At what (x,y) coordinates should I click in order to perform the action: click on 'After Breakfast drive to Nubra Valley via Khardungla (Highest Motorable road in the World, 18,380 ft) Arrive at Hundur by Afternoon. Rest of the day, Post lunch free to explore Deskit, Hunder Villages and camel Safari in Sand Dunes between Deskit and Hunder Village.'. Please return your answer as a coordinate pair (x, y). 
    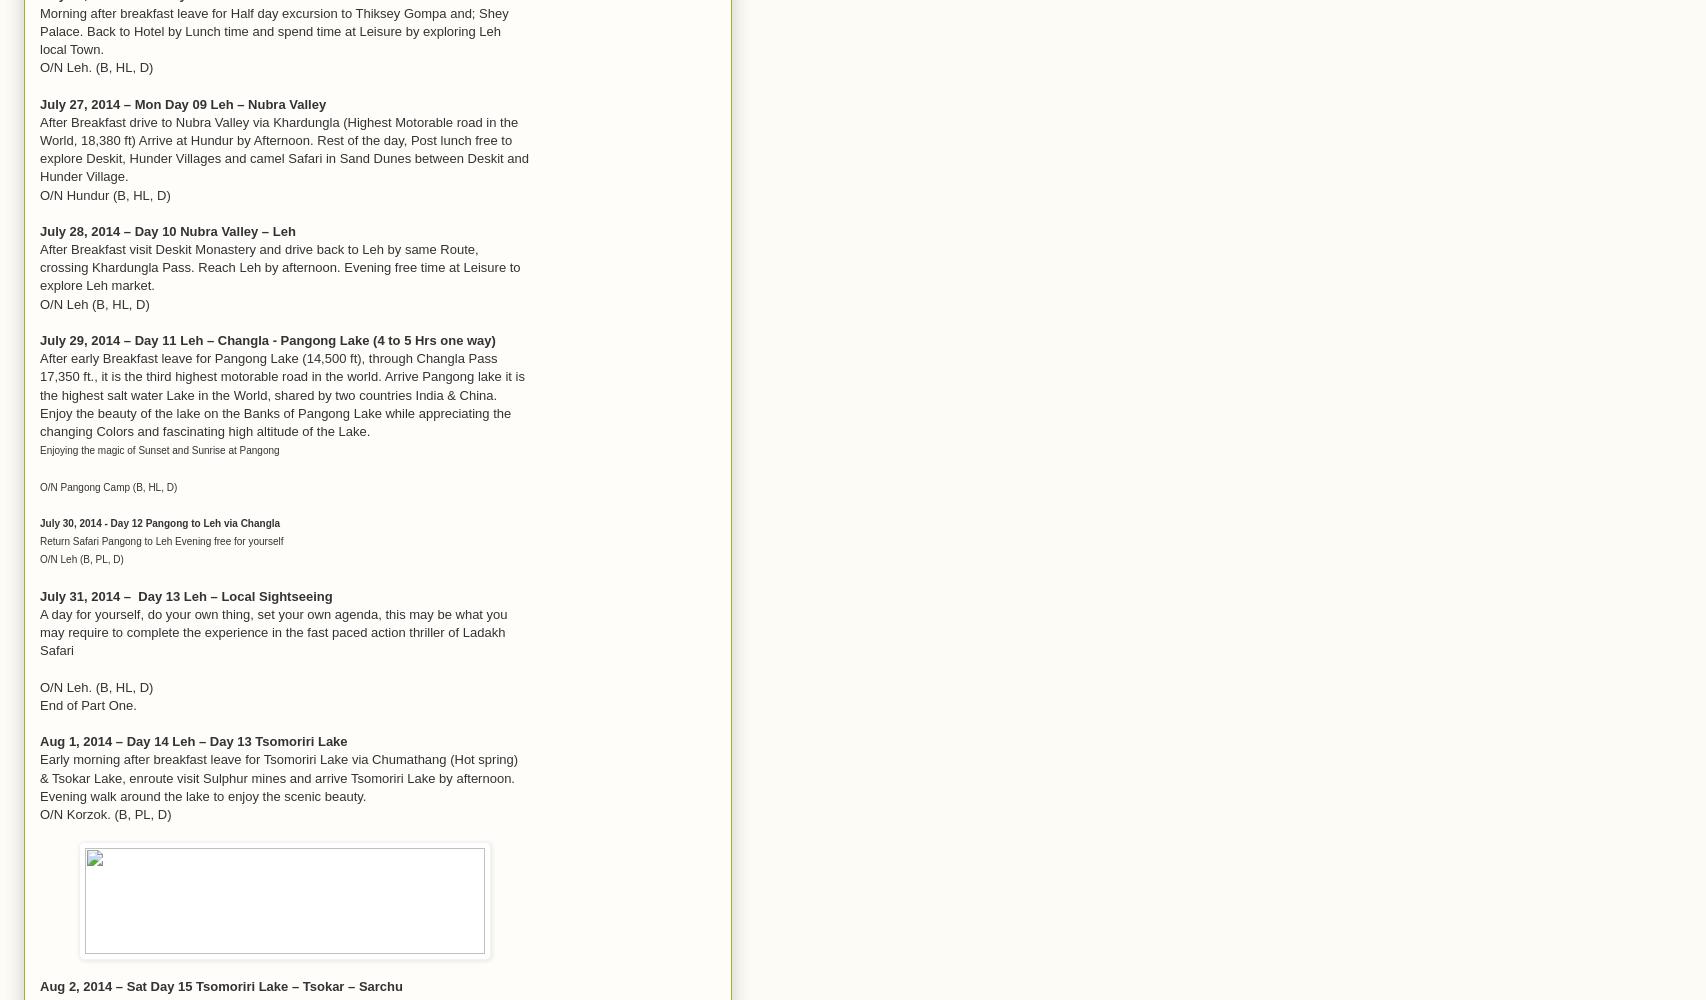
    Looking at the image, I should click on (284, 149).